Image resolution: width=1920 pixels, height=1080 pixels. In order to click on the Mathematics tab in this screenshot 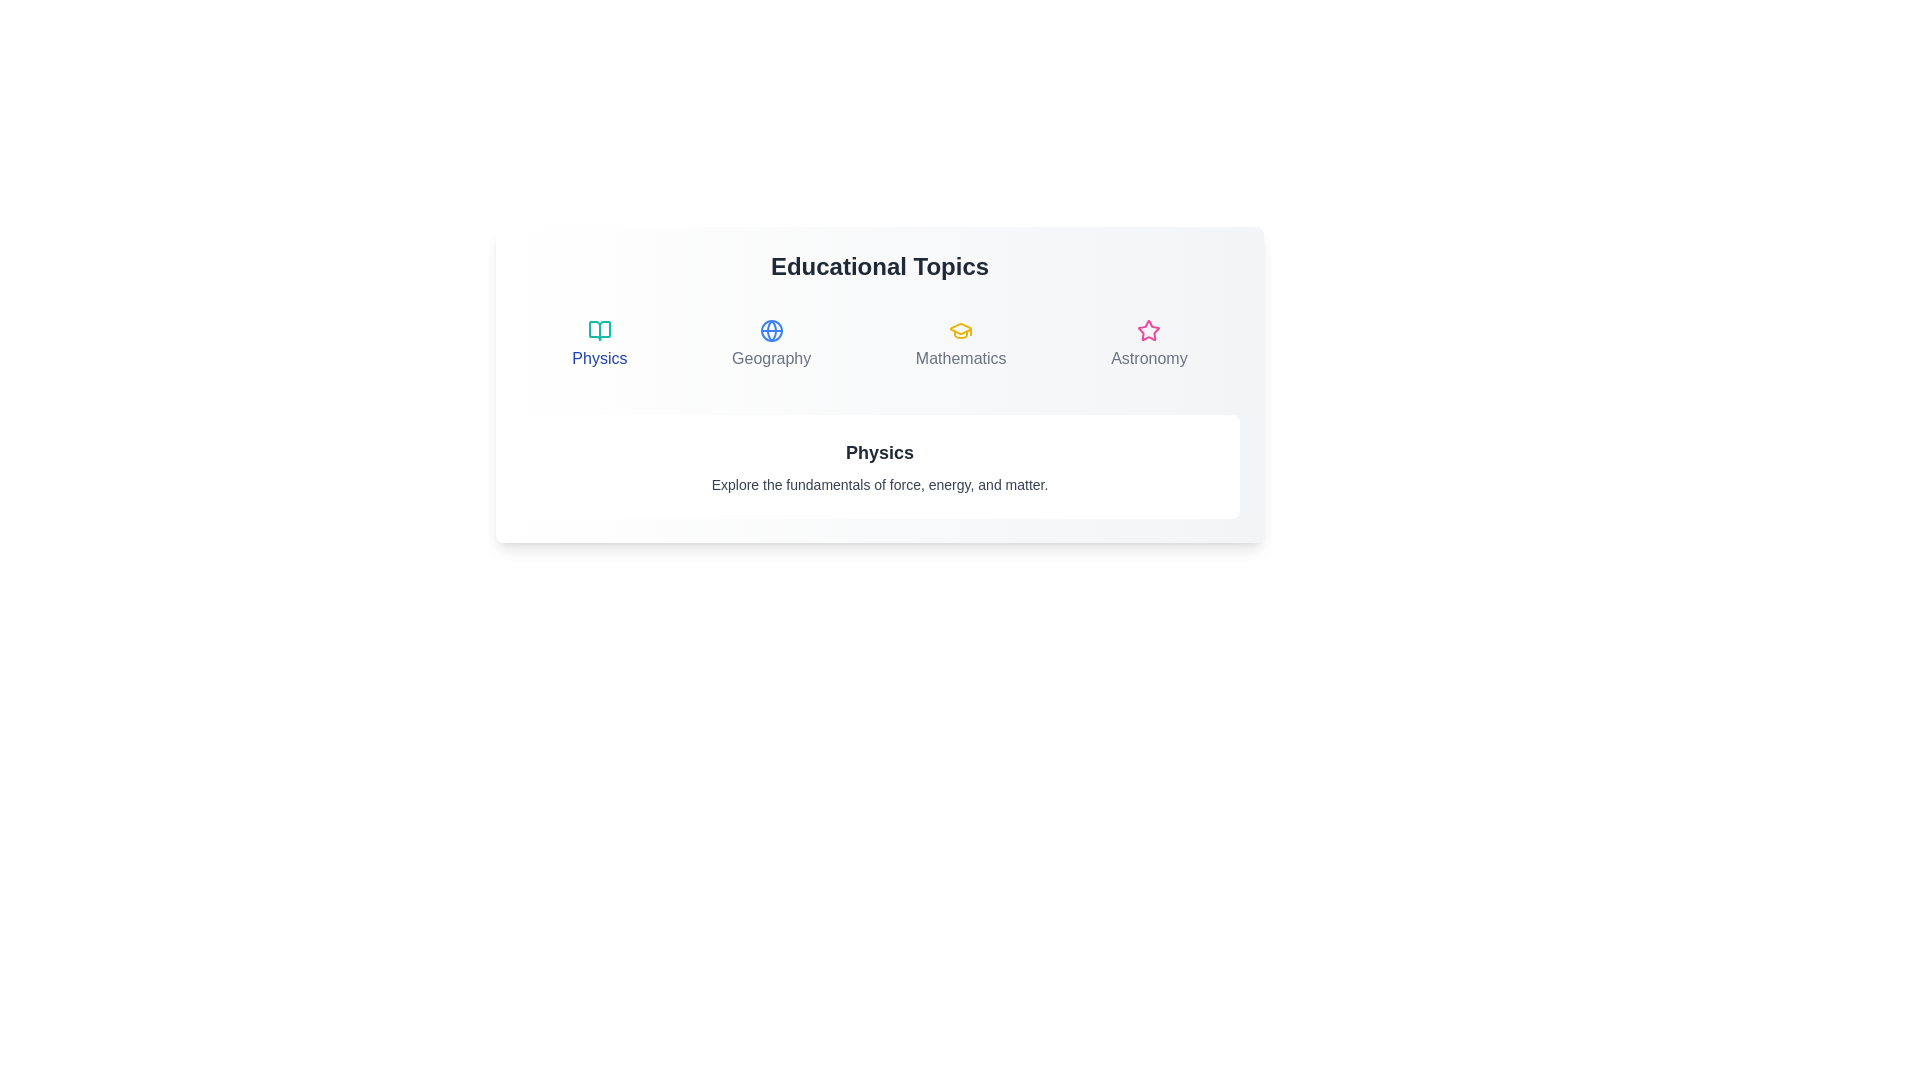, I will do `click(961, 343)`.